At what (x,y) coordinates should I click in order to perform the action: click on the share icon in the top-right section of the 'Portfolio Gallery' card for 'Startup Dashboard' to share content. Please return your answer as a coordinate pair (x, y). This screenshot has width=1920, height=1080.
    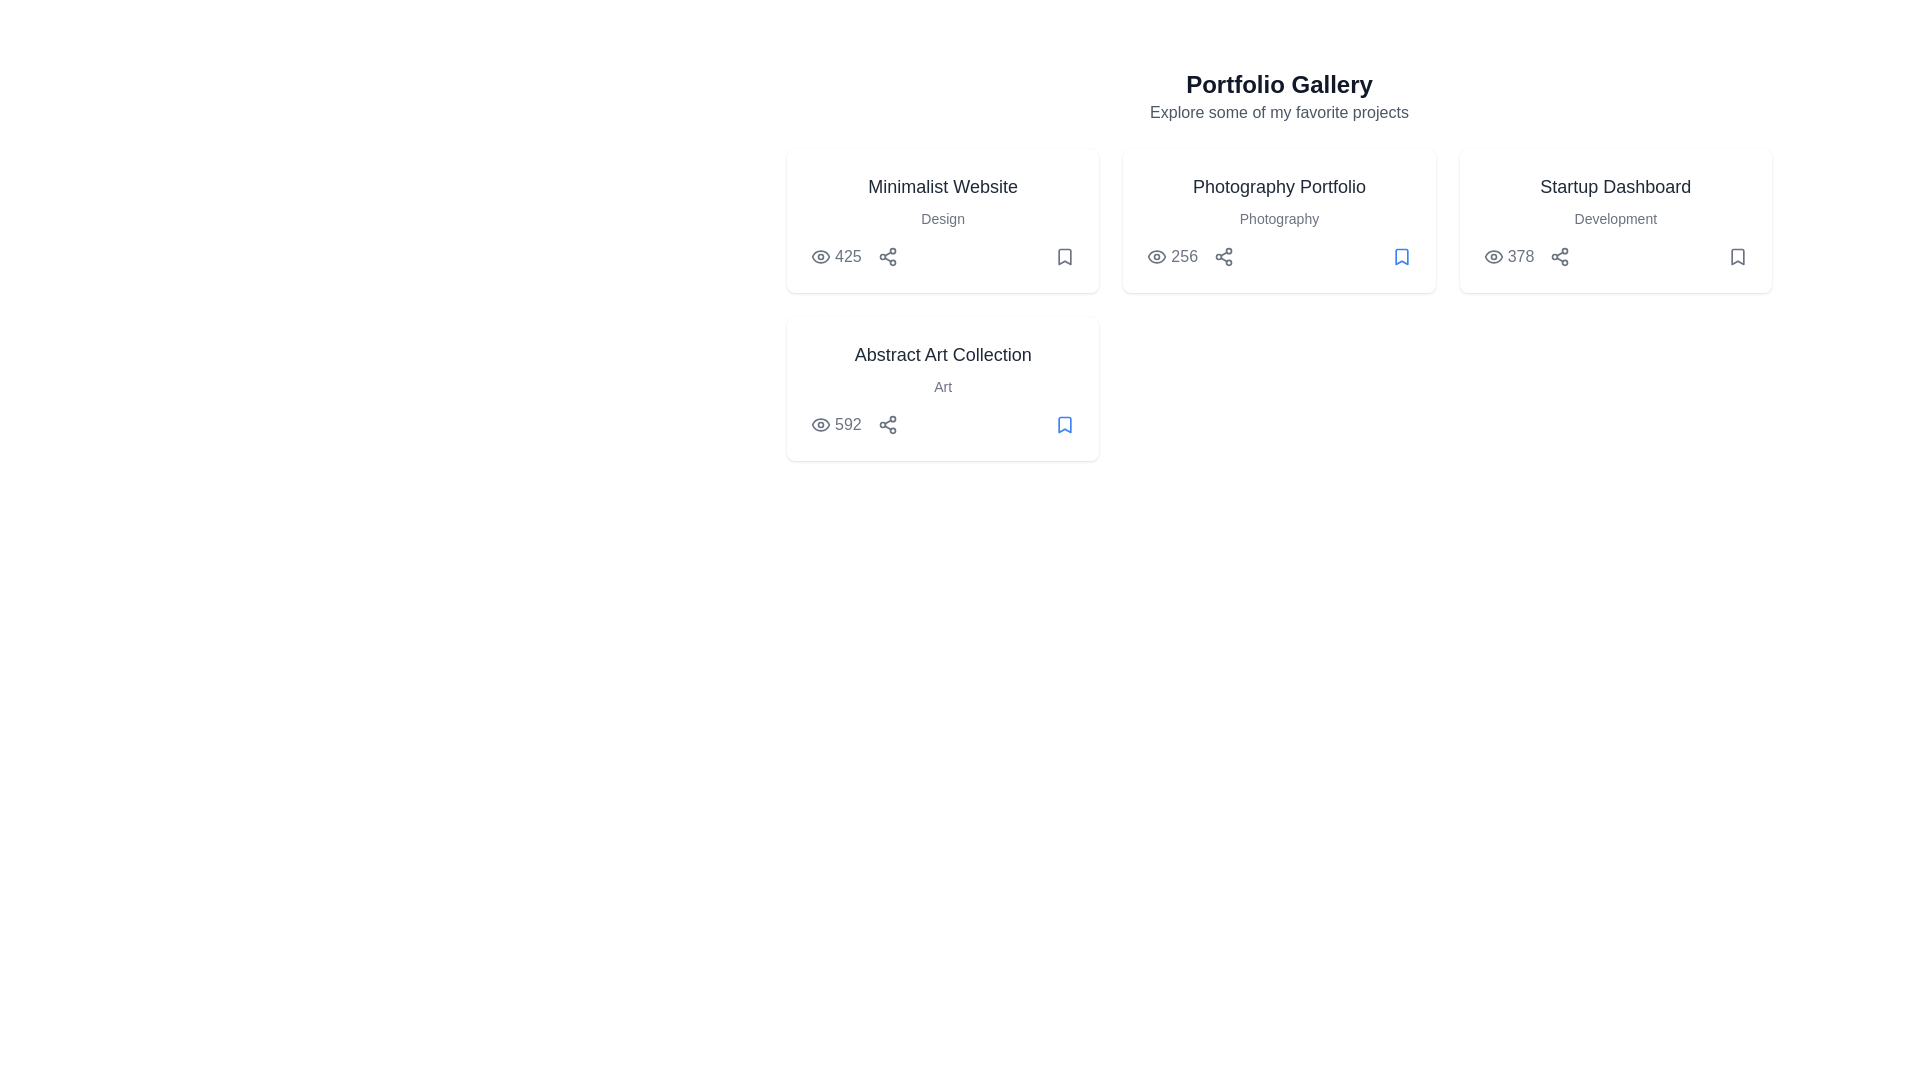
    Looking at the image, I should click on (1559, 256).